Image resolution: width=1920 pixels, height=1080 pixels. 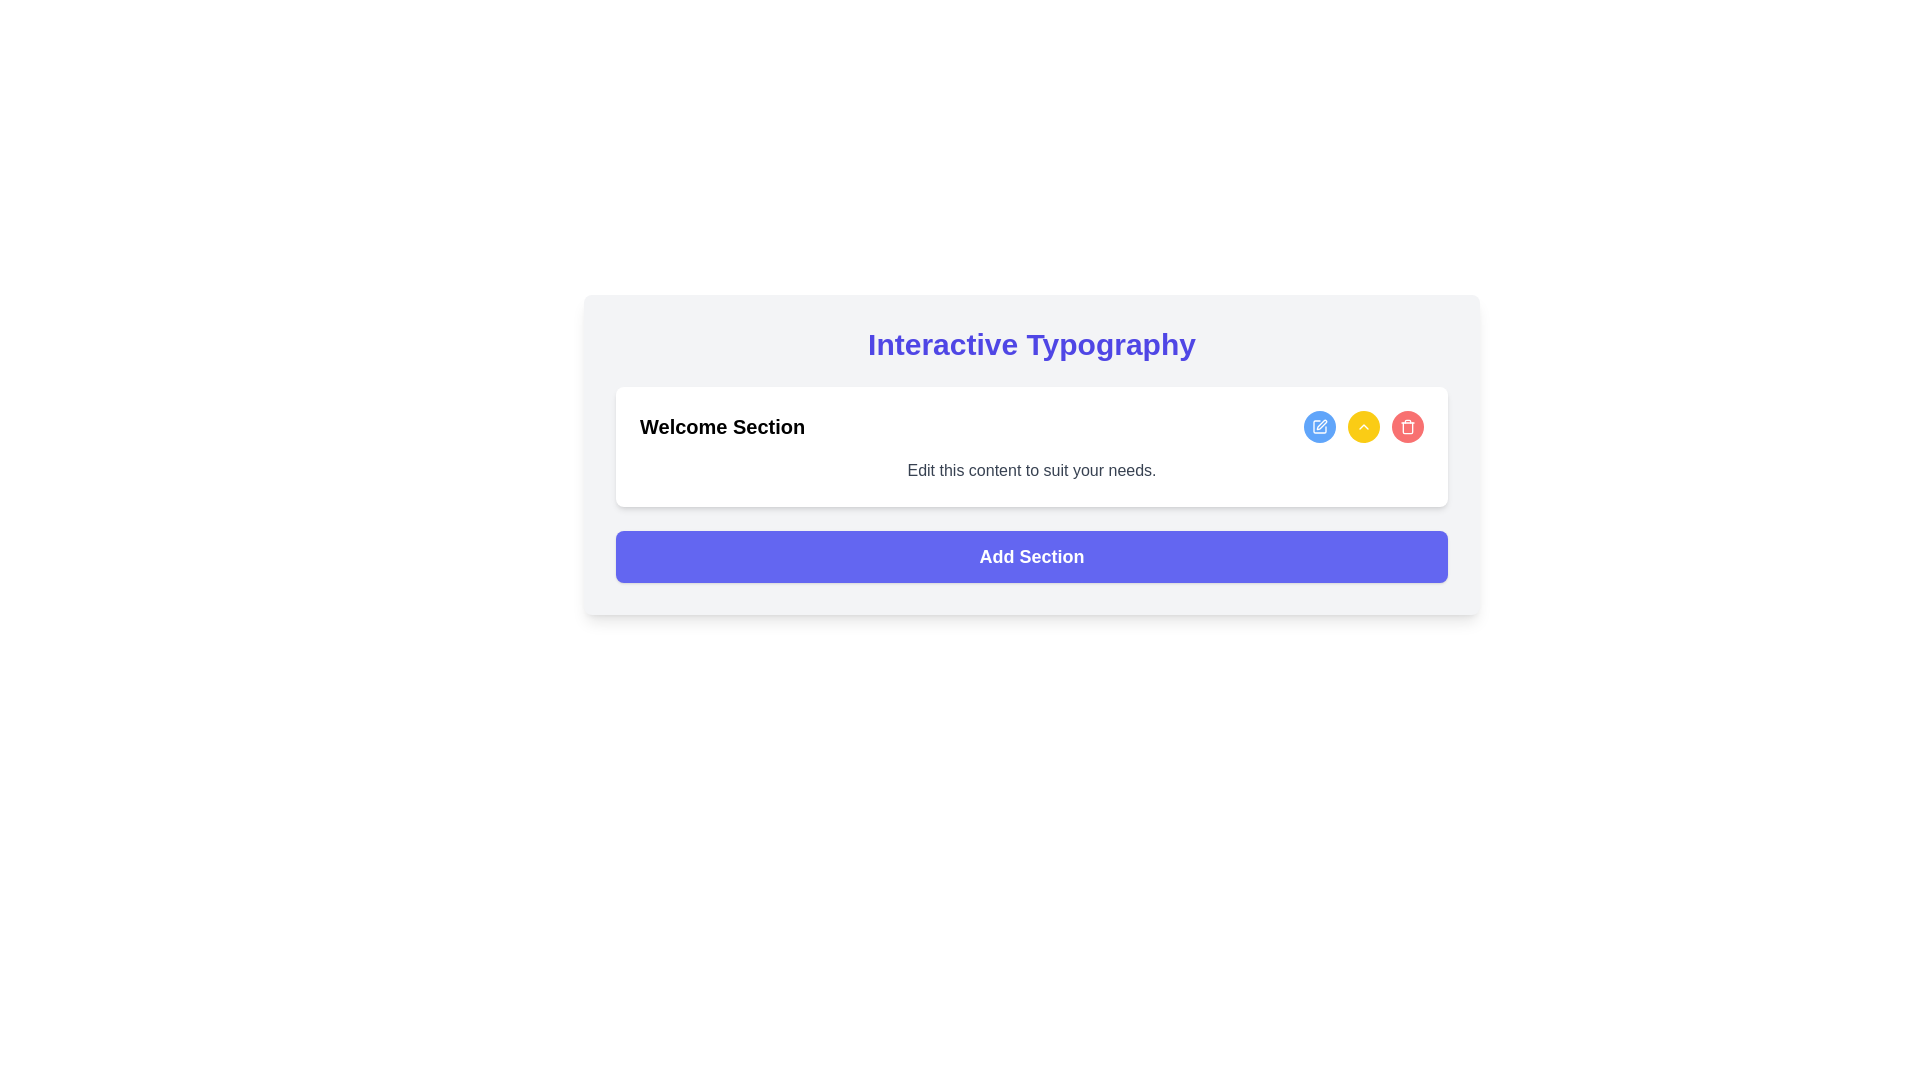 I want to click on the first circular button located at the top-right corner of the white content card, so click(x=1320, y=426).